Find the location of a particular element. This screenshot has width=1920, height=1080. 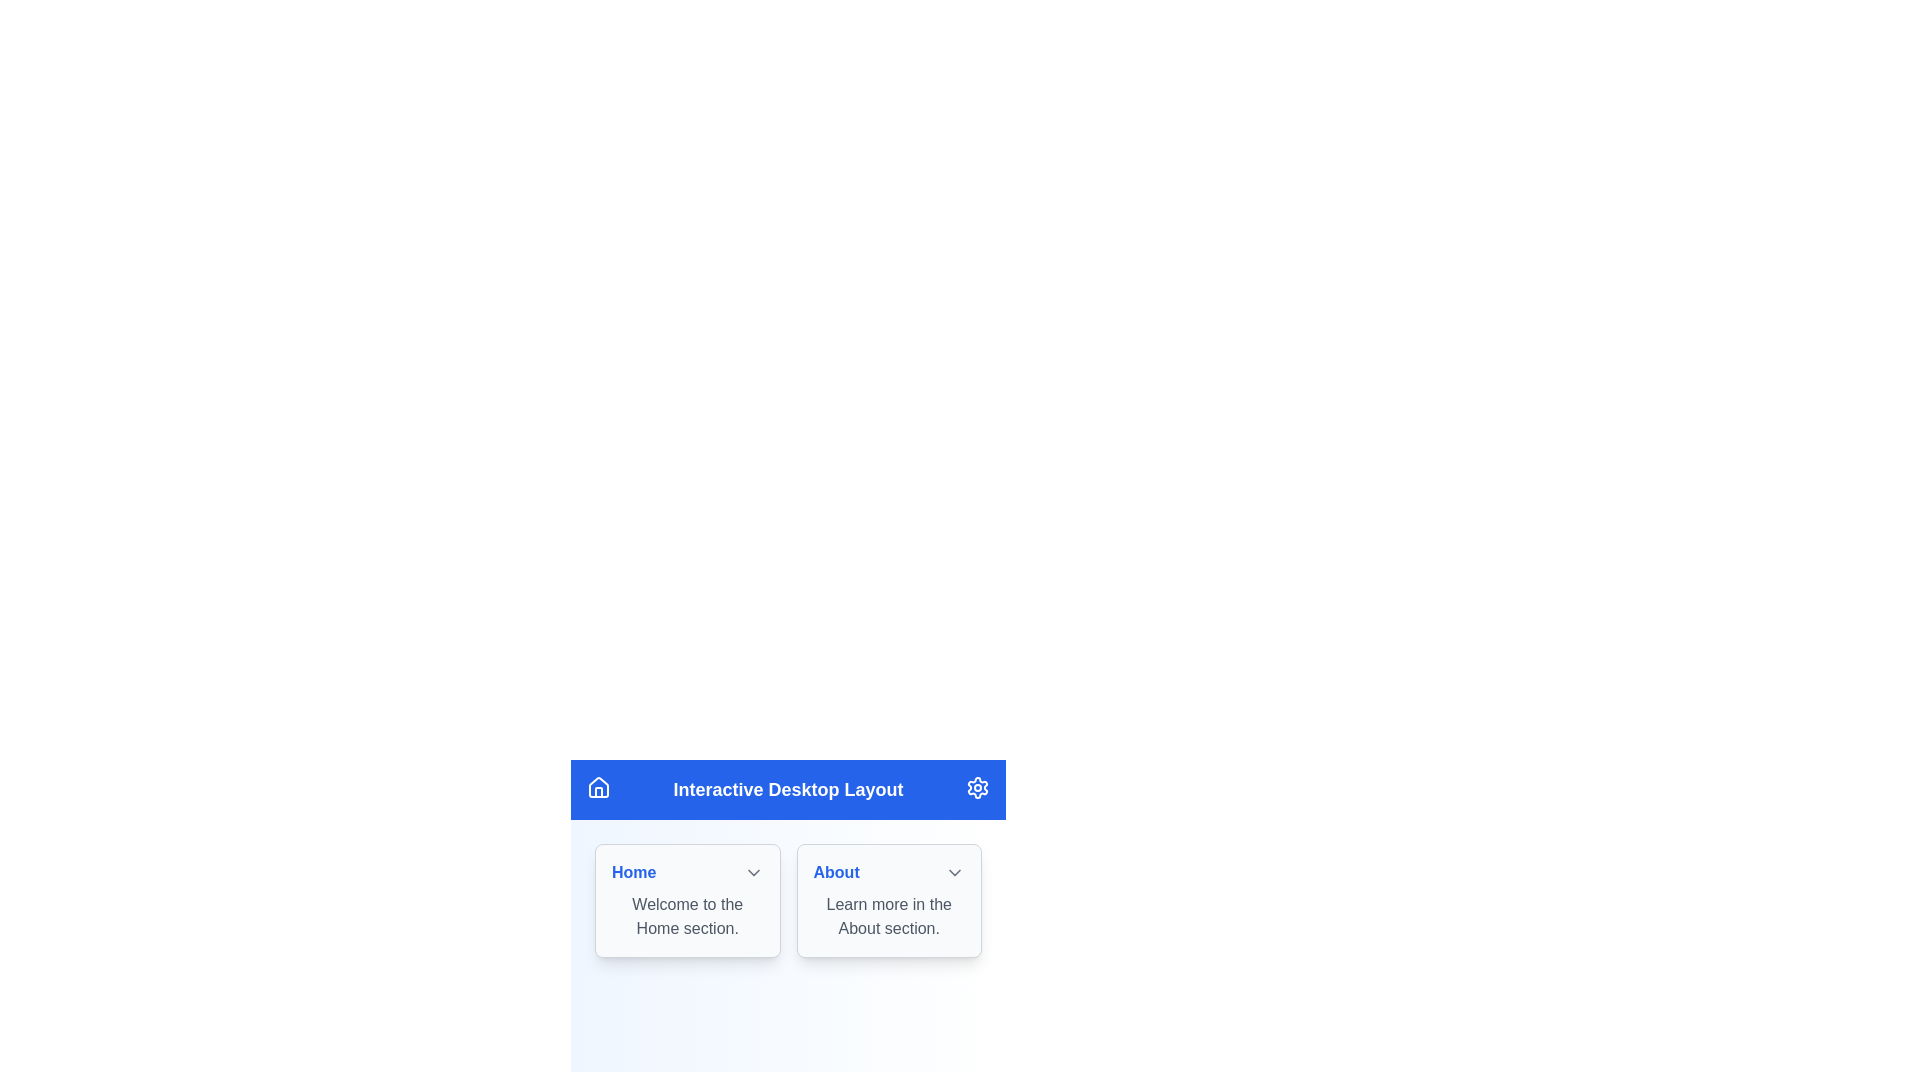

the second informational card in the grid, which provides an overview of the 'About' section of the application is located at coordinates (888, 901).